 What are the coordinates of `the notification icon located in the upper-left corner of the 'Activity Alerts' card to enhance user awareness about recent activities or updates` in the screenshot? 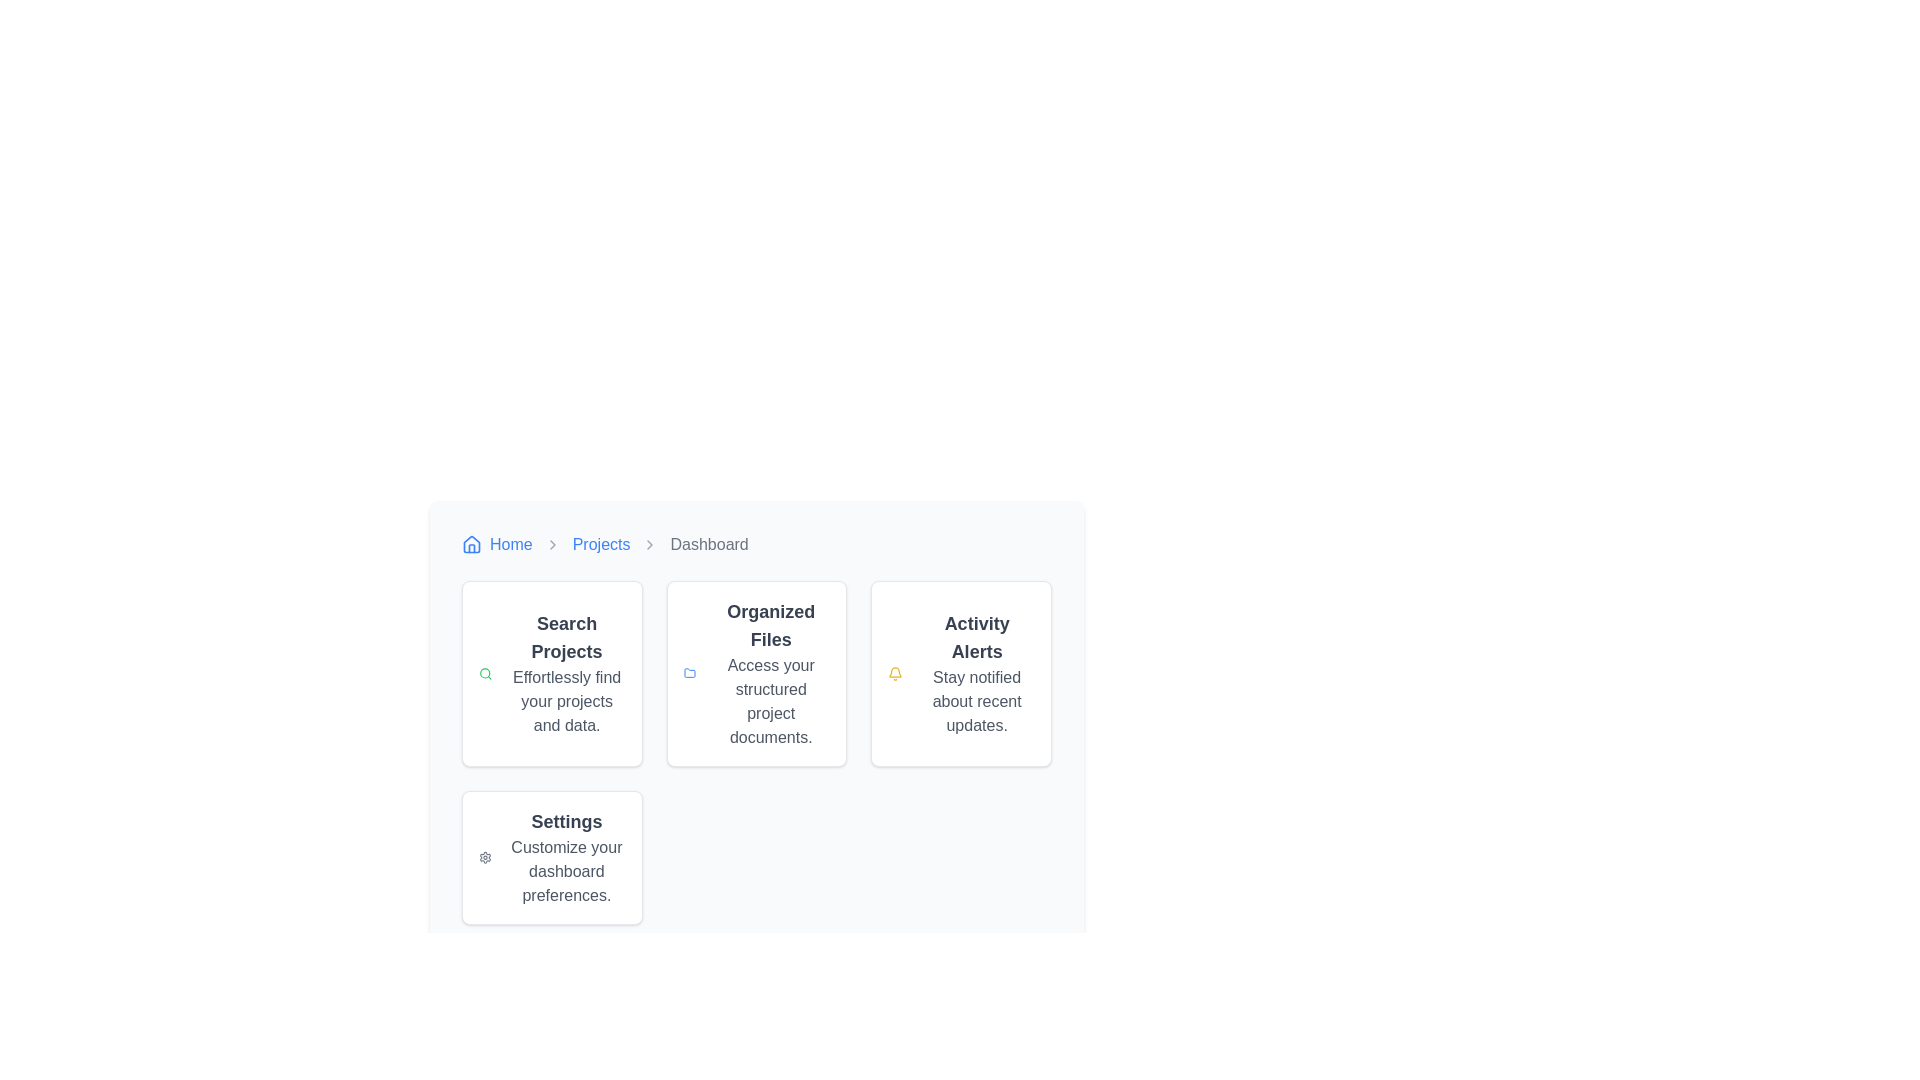 It's located at (894, 674).